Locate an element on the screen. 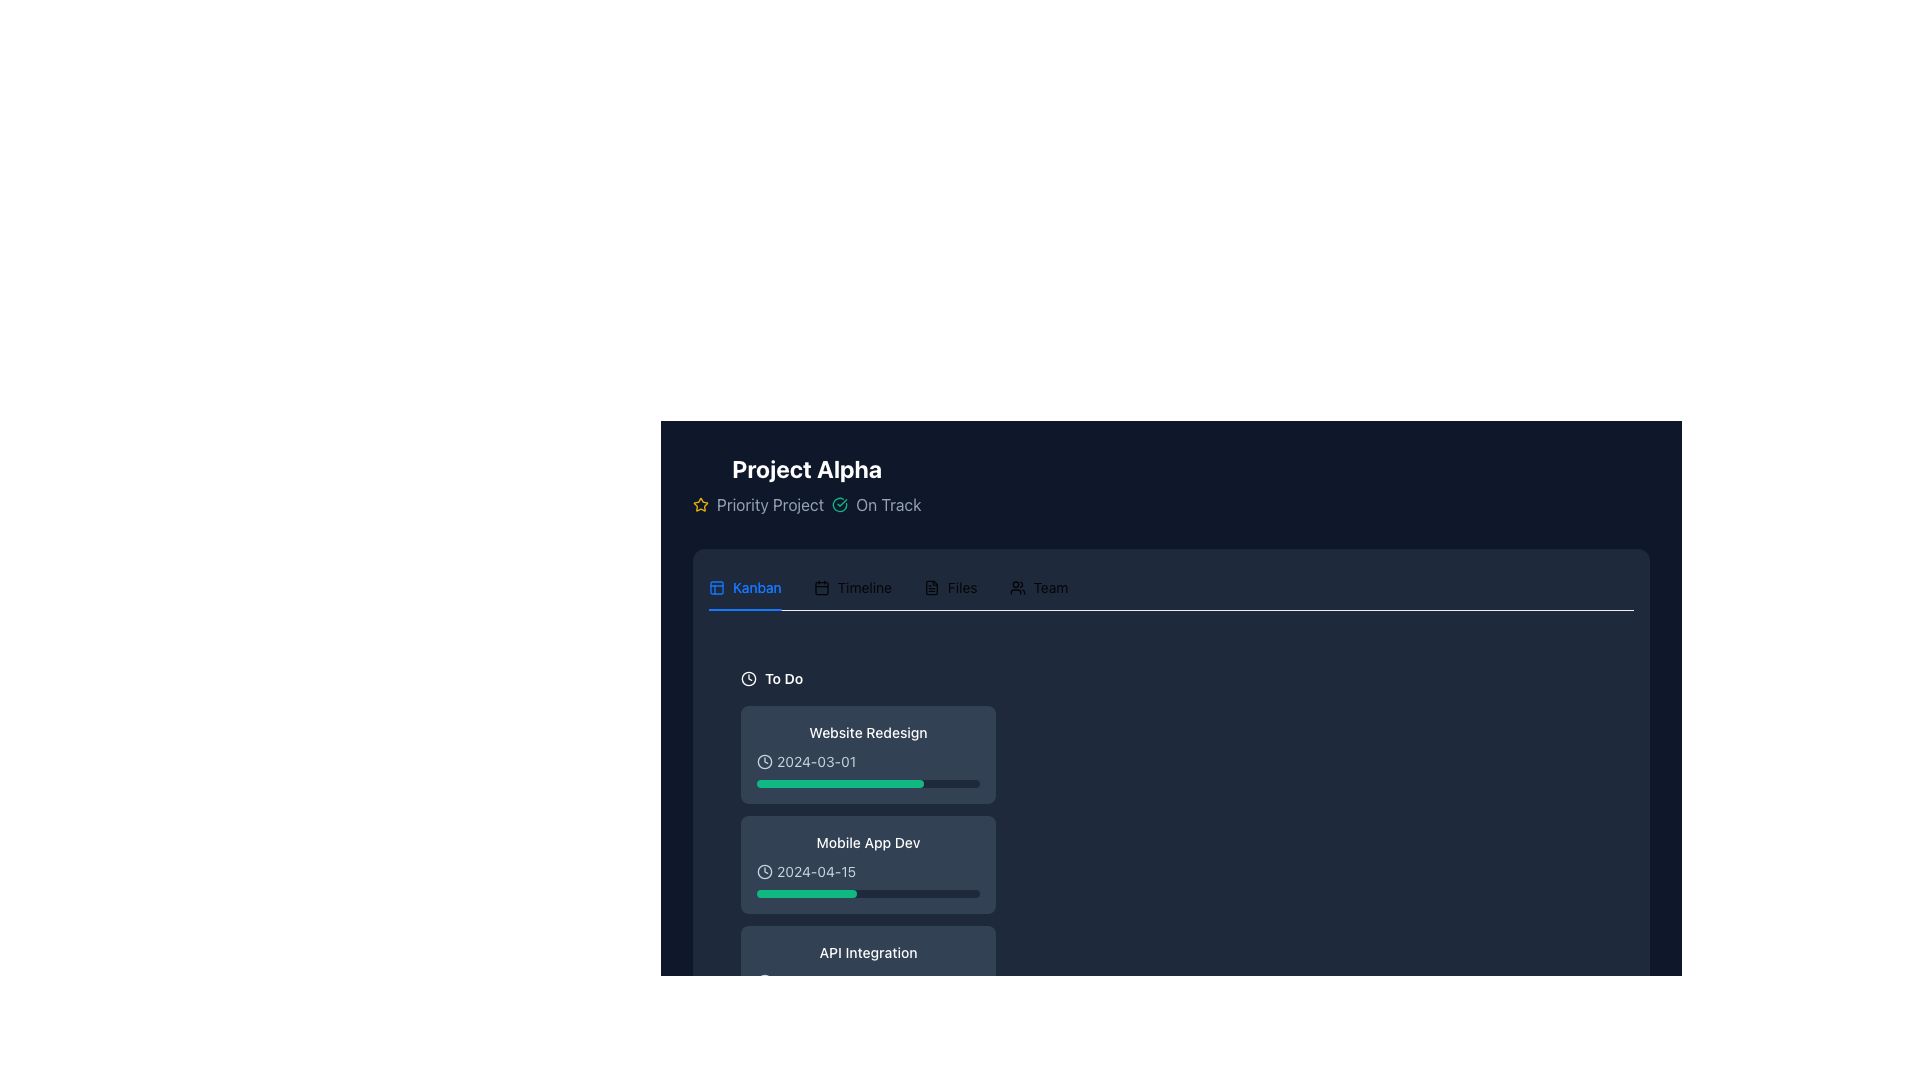 Image resolution: width=1920 pixels, height=1080 pixels. the SVG graphical icon located to the left side of the 'To Do' title in the top-left section of the Kanban board interface is located at coordinates (747, 677).